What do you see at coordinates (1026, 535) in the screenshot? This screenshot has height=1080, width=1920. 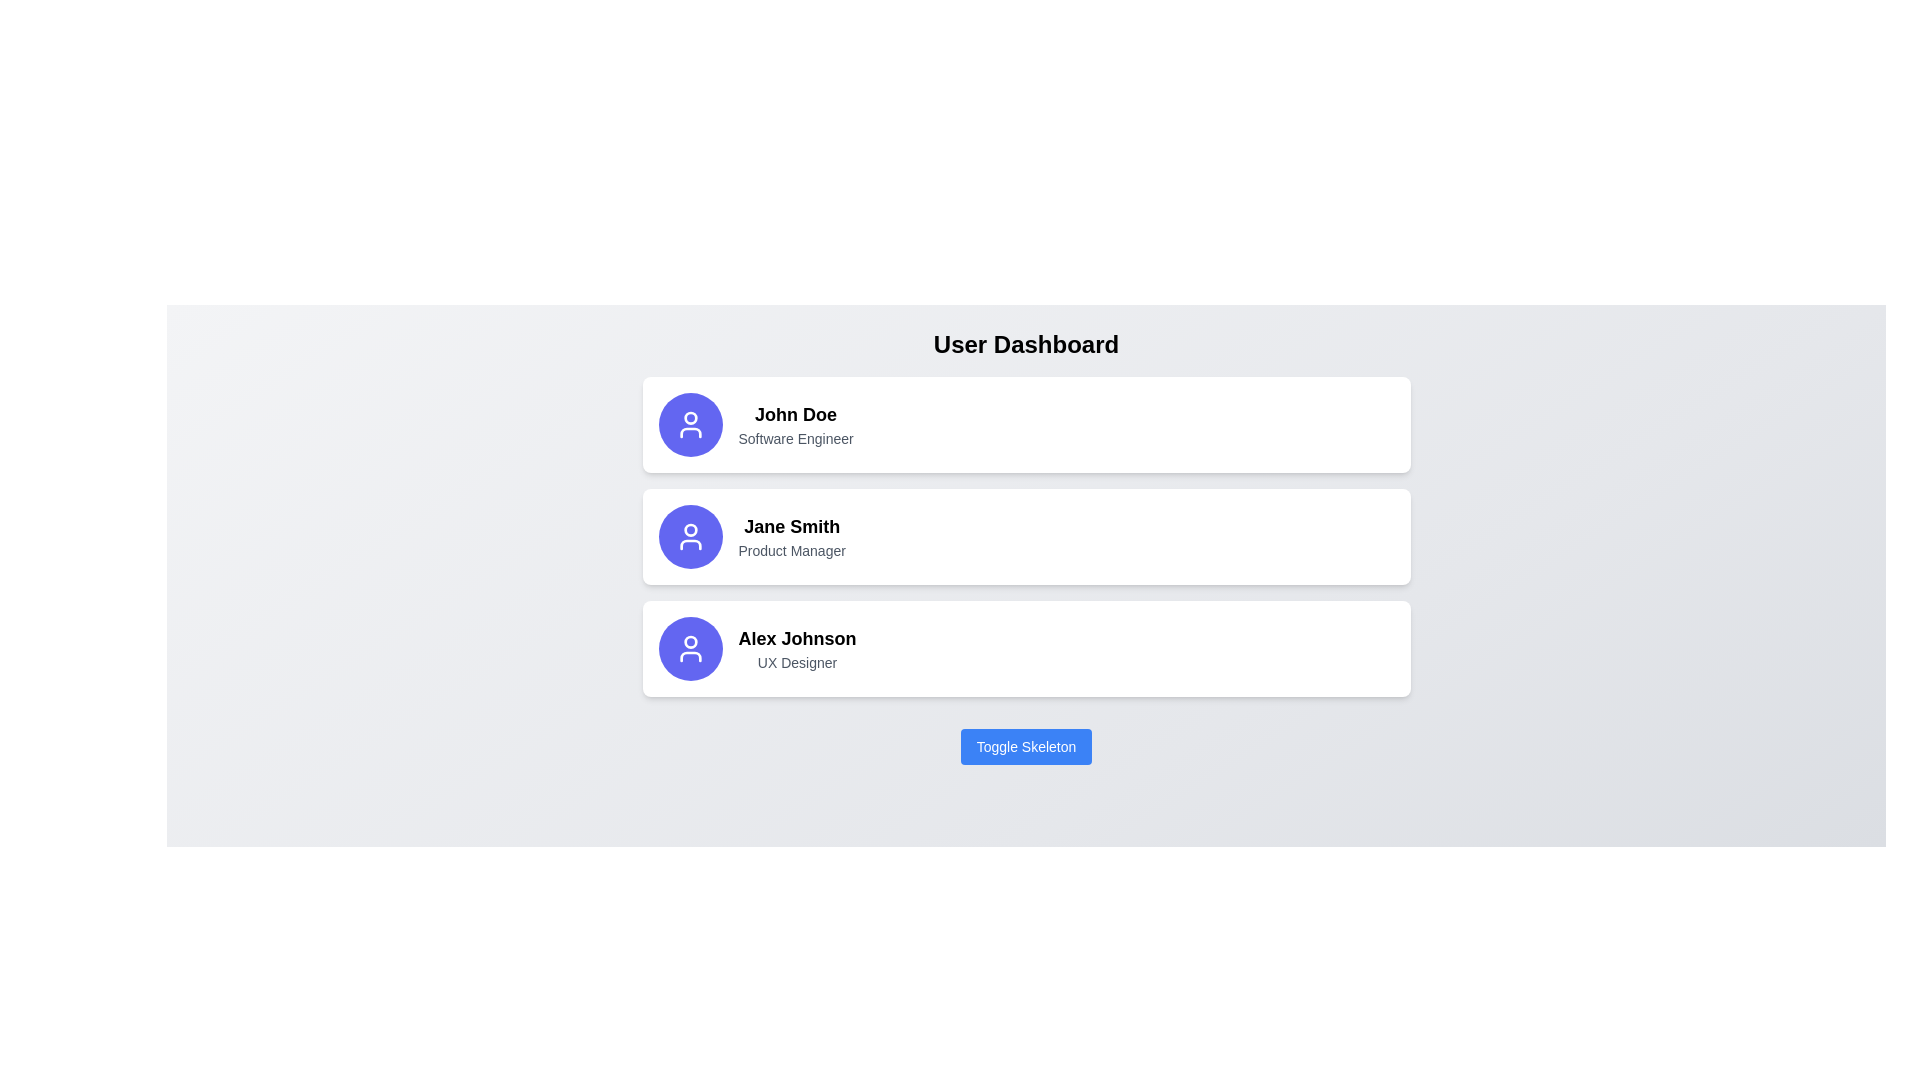 I see `the Profile card for 'Jane Smith', which is the second card in a vertical list` at bounding box center [1026, 535].